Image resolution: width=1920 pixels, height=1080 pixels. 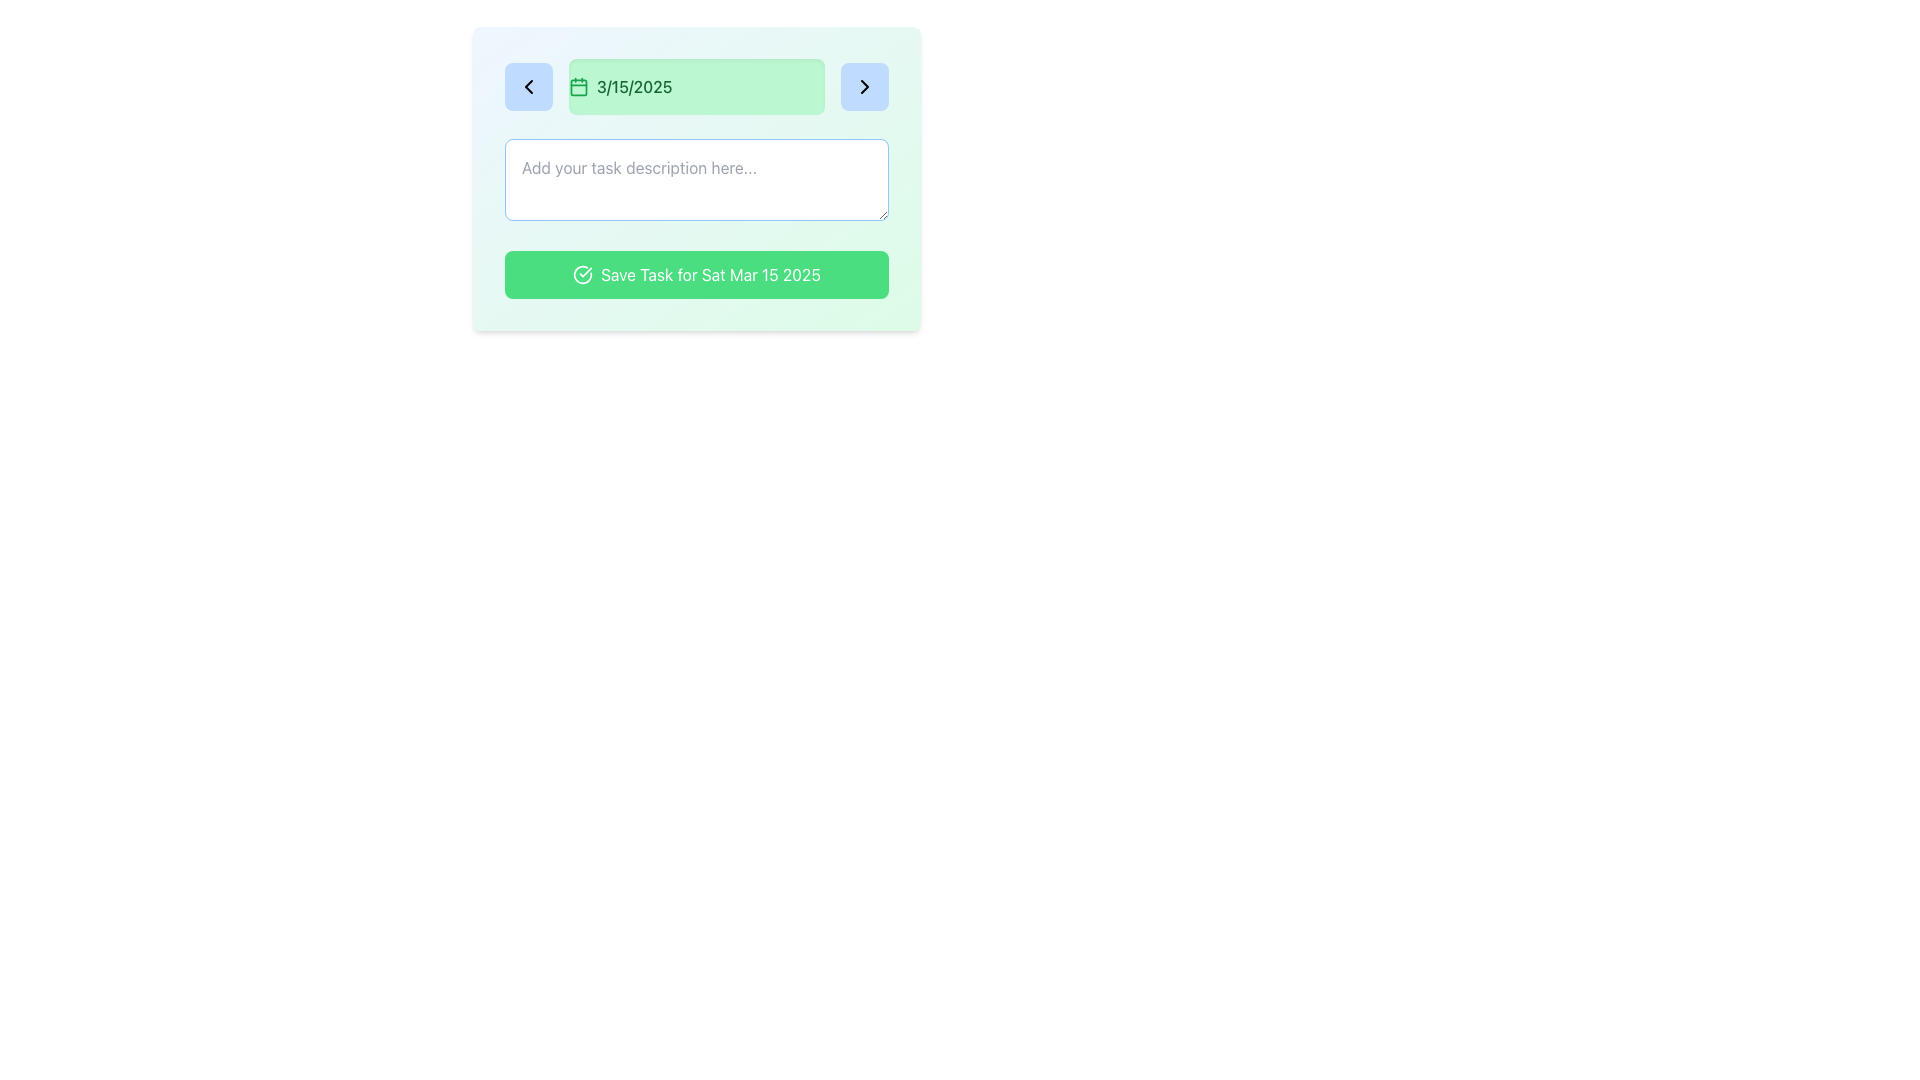 I want to click on the leftward-pointing arrow icon button with a thin outline and light blue background, so click(x=528, y=86).